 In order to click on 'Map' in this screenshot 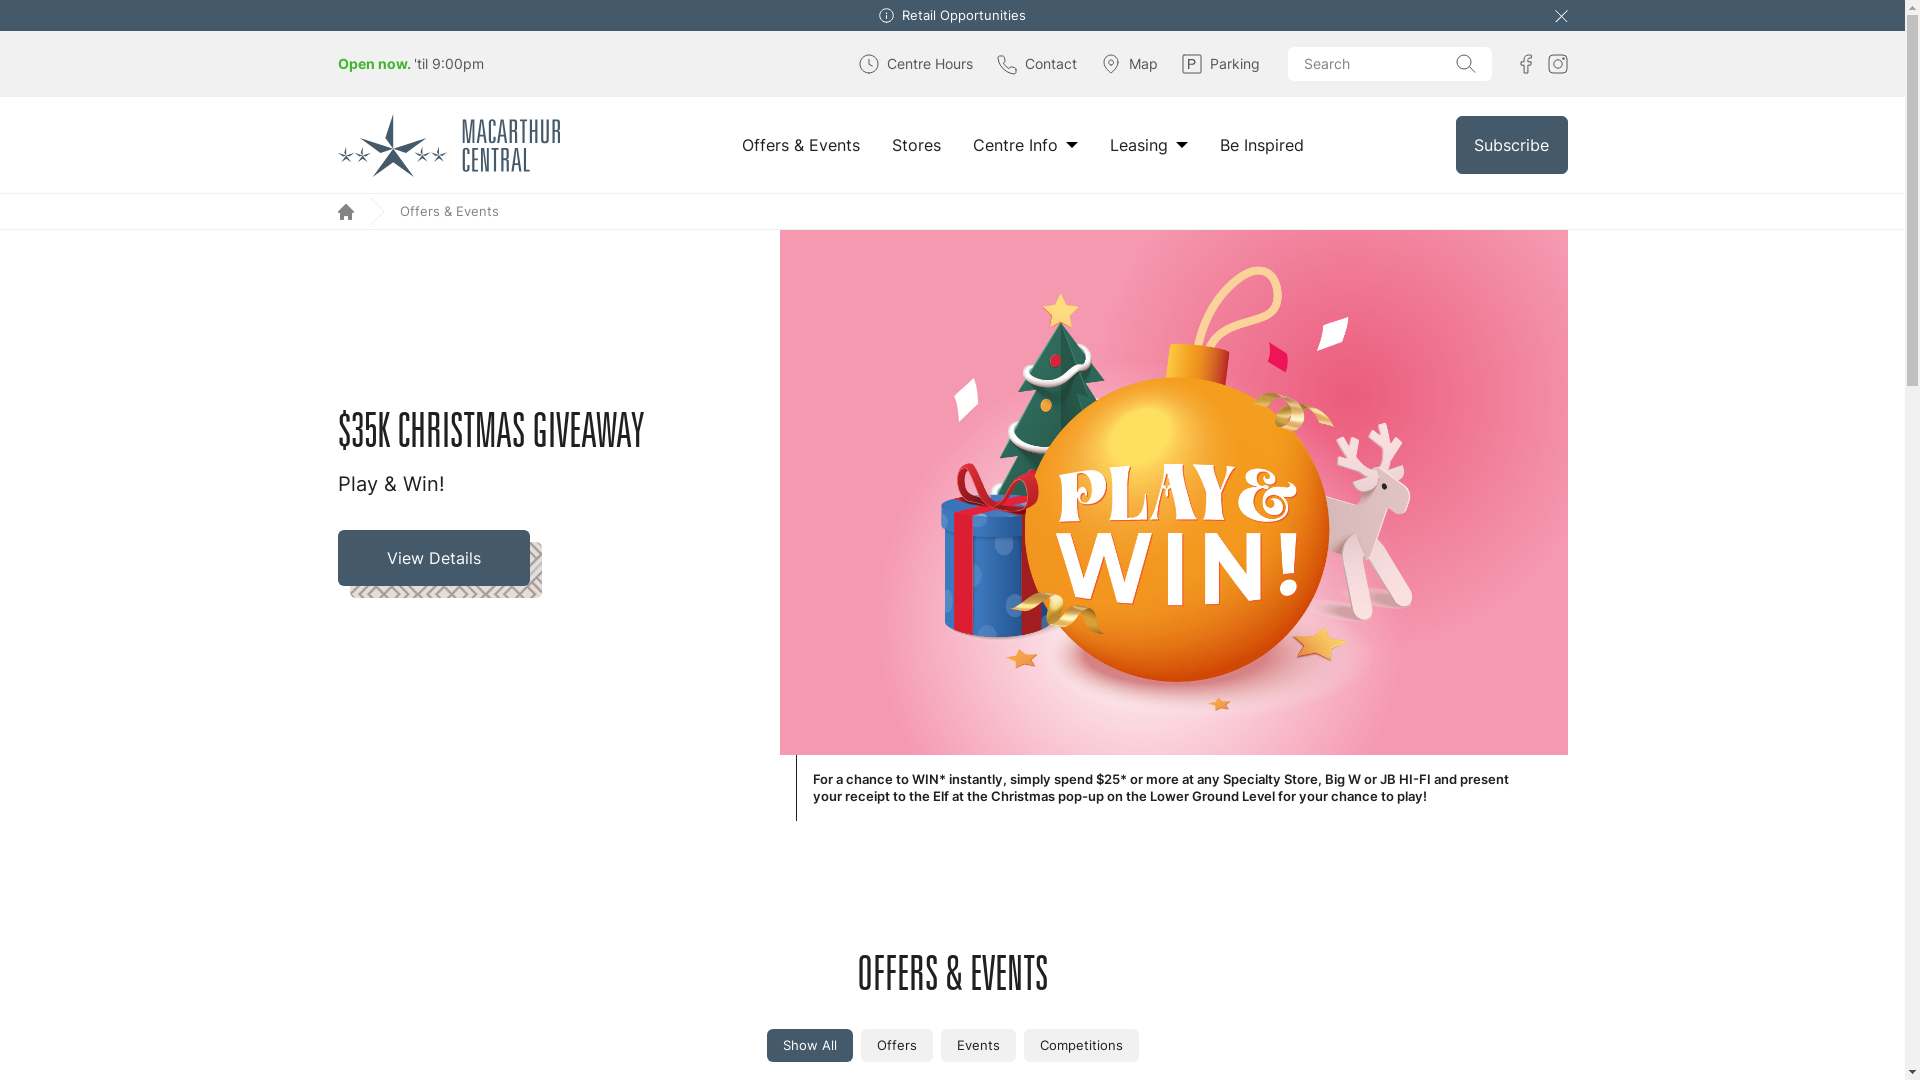, I will do `click(1098, 63)`.